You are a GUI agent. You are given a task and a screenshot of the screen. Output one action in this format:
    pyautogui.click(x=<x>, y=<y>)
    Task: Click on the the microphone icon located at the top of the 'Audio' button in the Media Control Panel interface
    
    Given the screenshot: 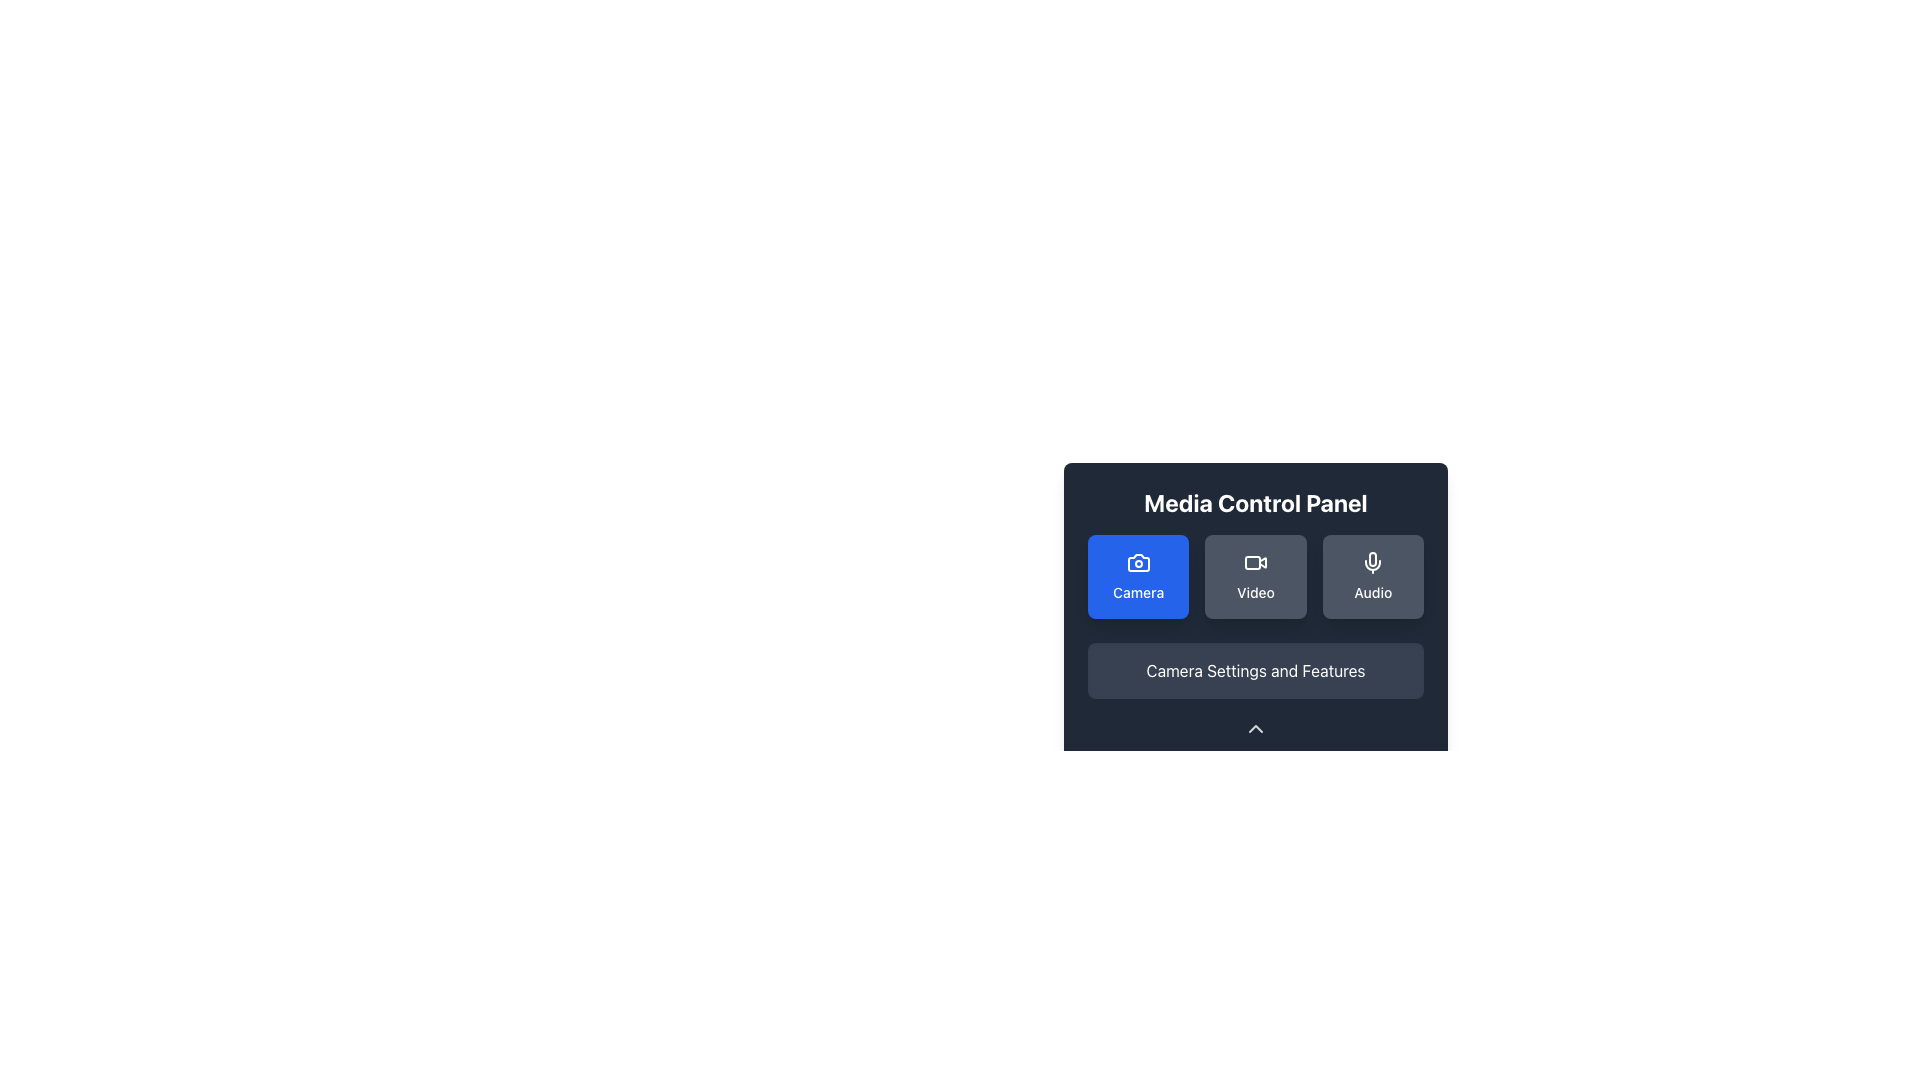 What is the action you would take?
    pyautogui.click(x=1372, y=563)
    